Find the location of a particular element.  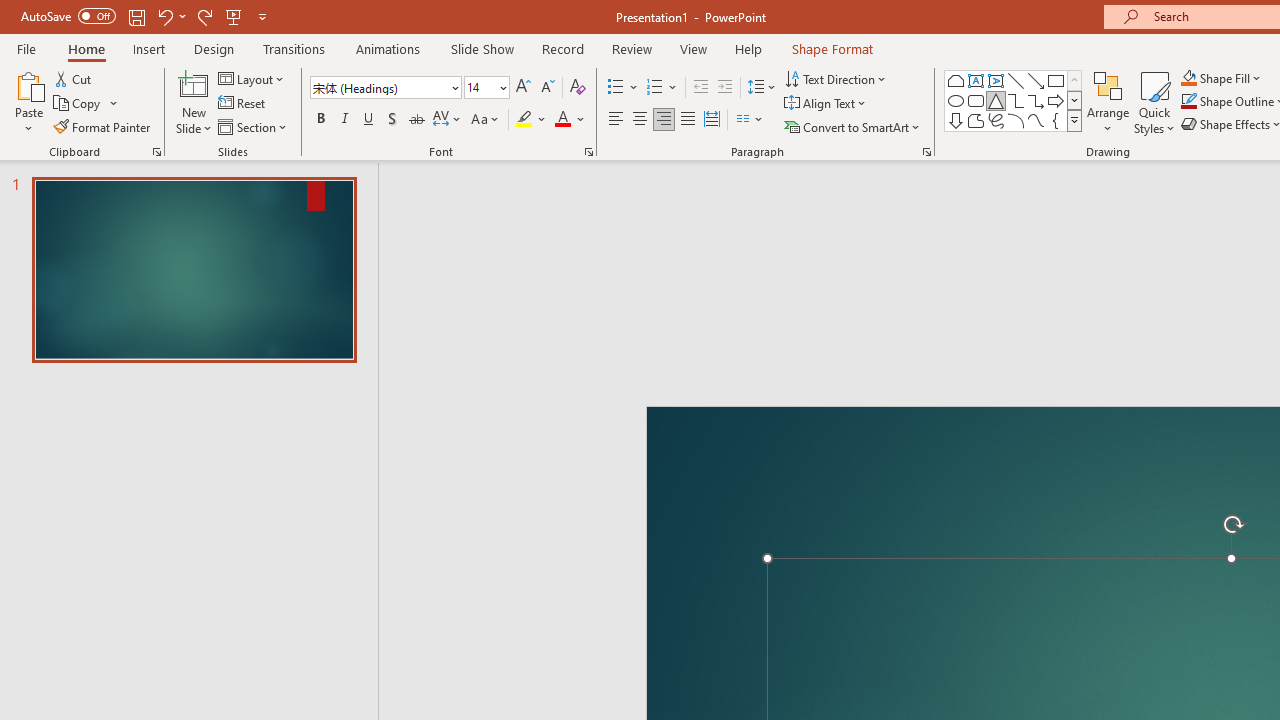

'Rectangle: Top Corners Snipped' is located at coordinates (955, 80).